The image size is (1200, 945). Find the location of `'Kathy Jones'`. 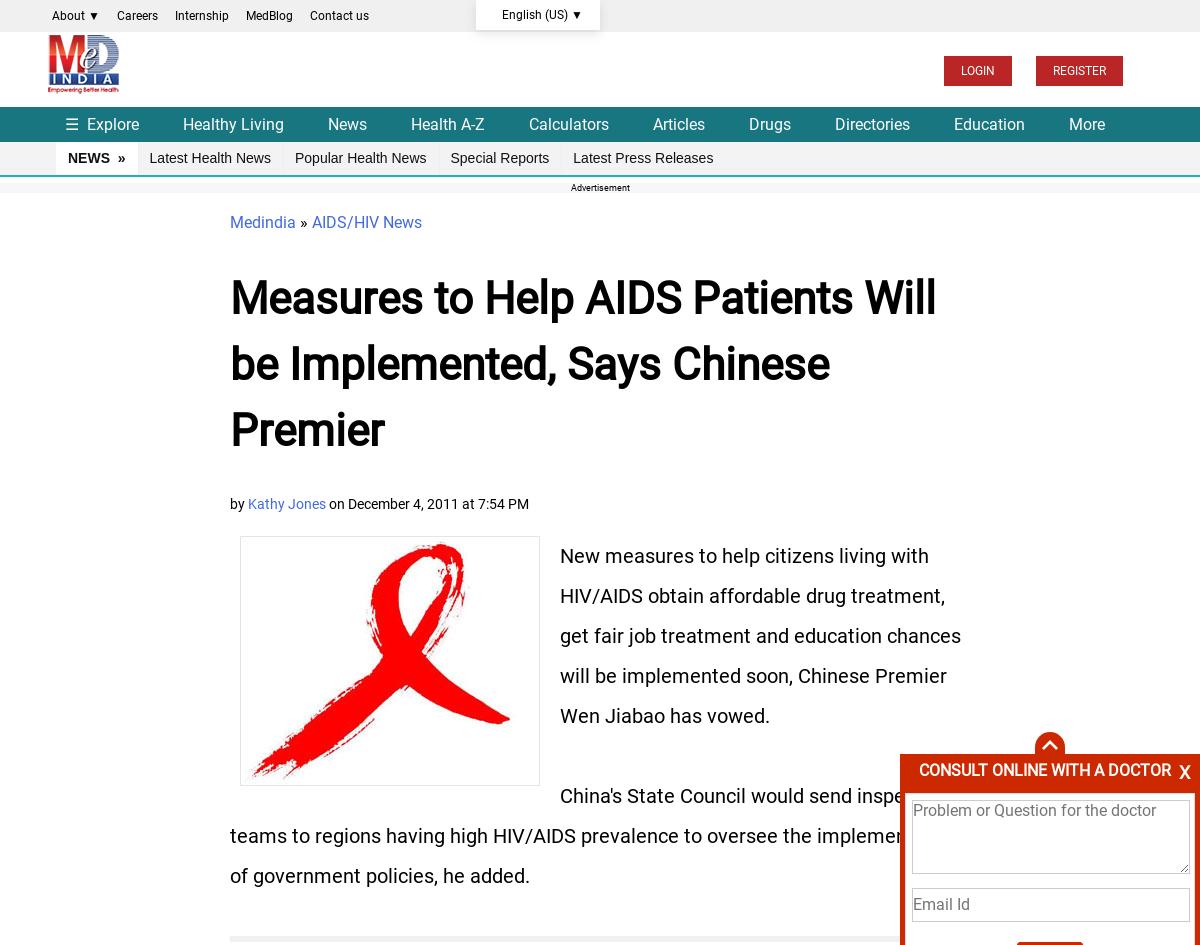

'Kathy Jones' is located at coordinates (286, 502).